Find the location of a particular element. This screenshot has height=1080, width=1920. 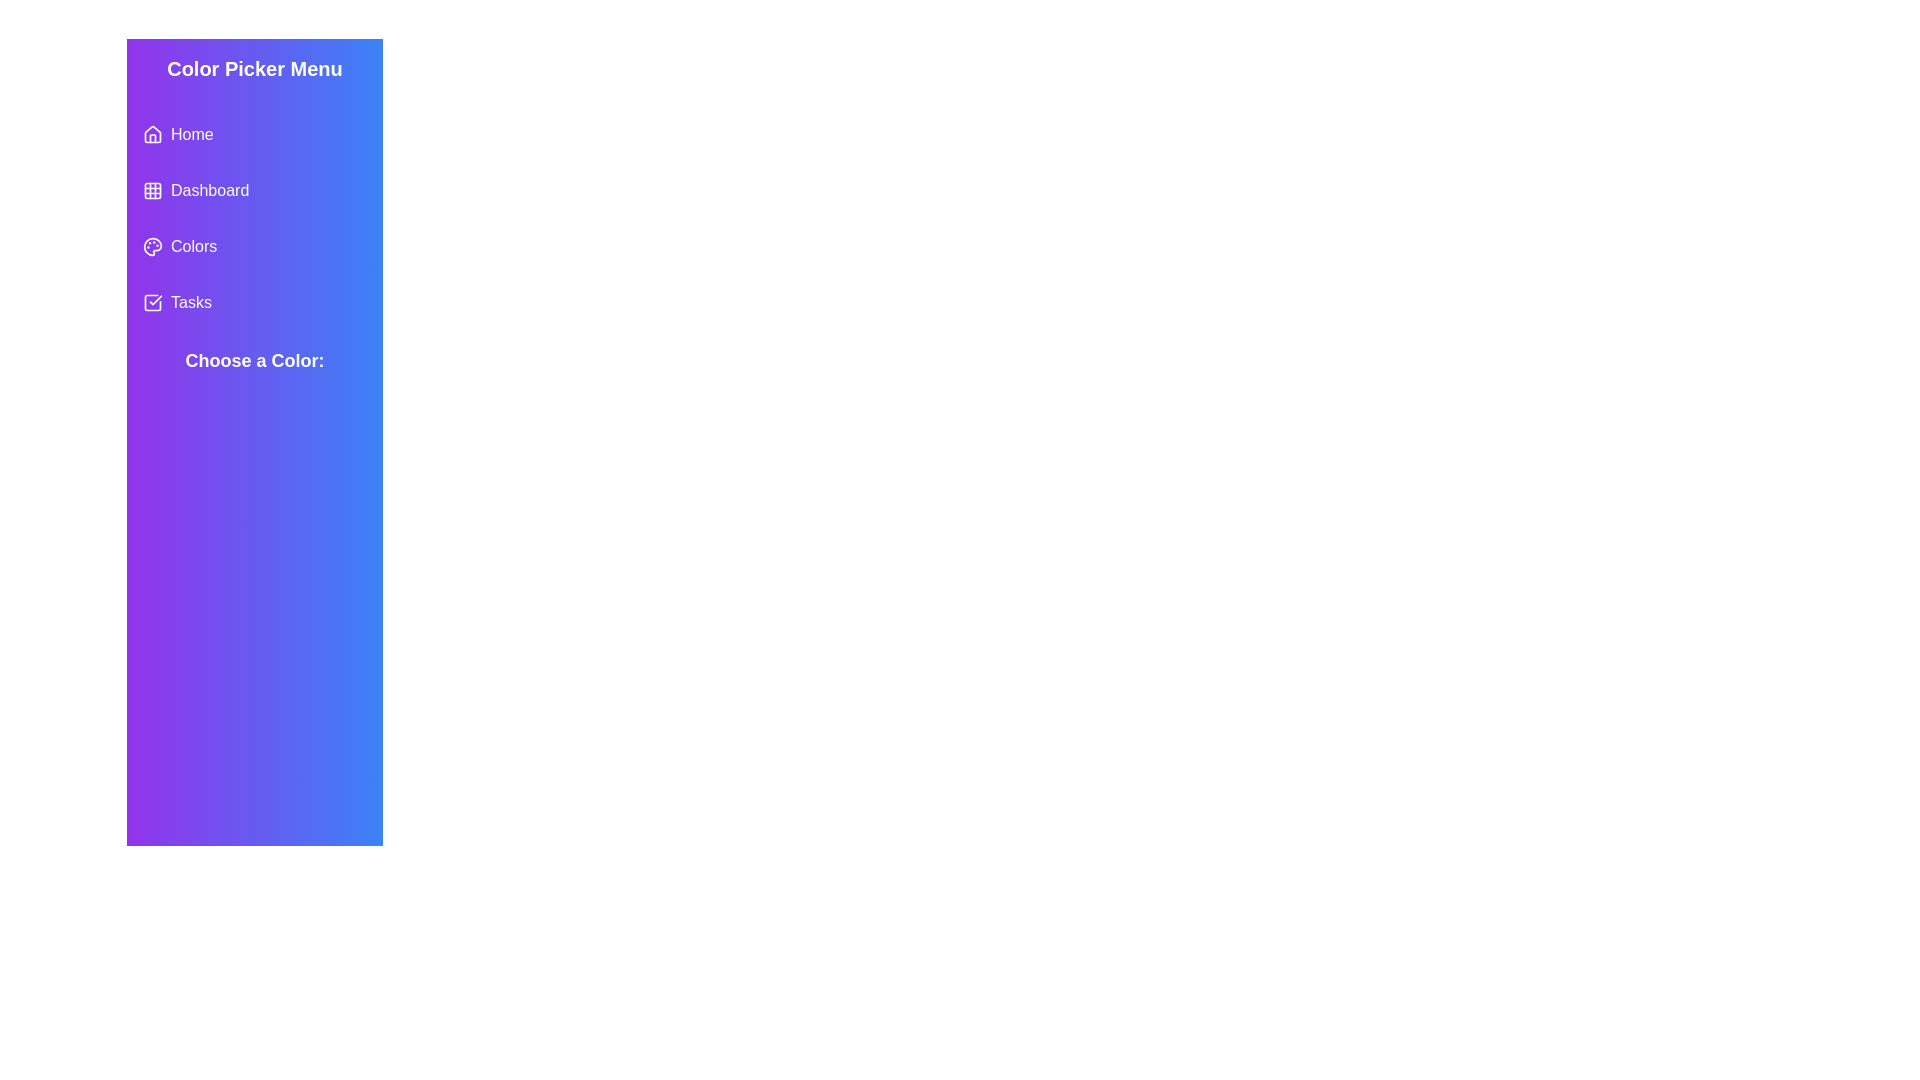

the 'Tasks' text label in the vertical menu on the purple and blue gradient sidebar is located at coordinates (191, 303).